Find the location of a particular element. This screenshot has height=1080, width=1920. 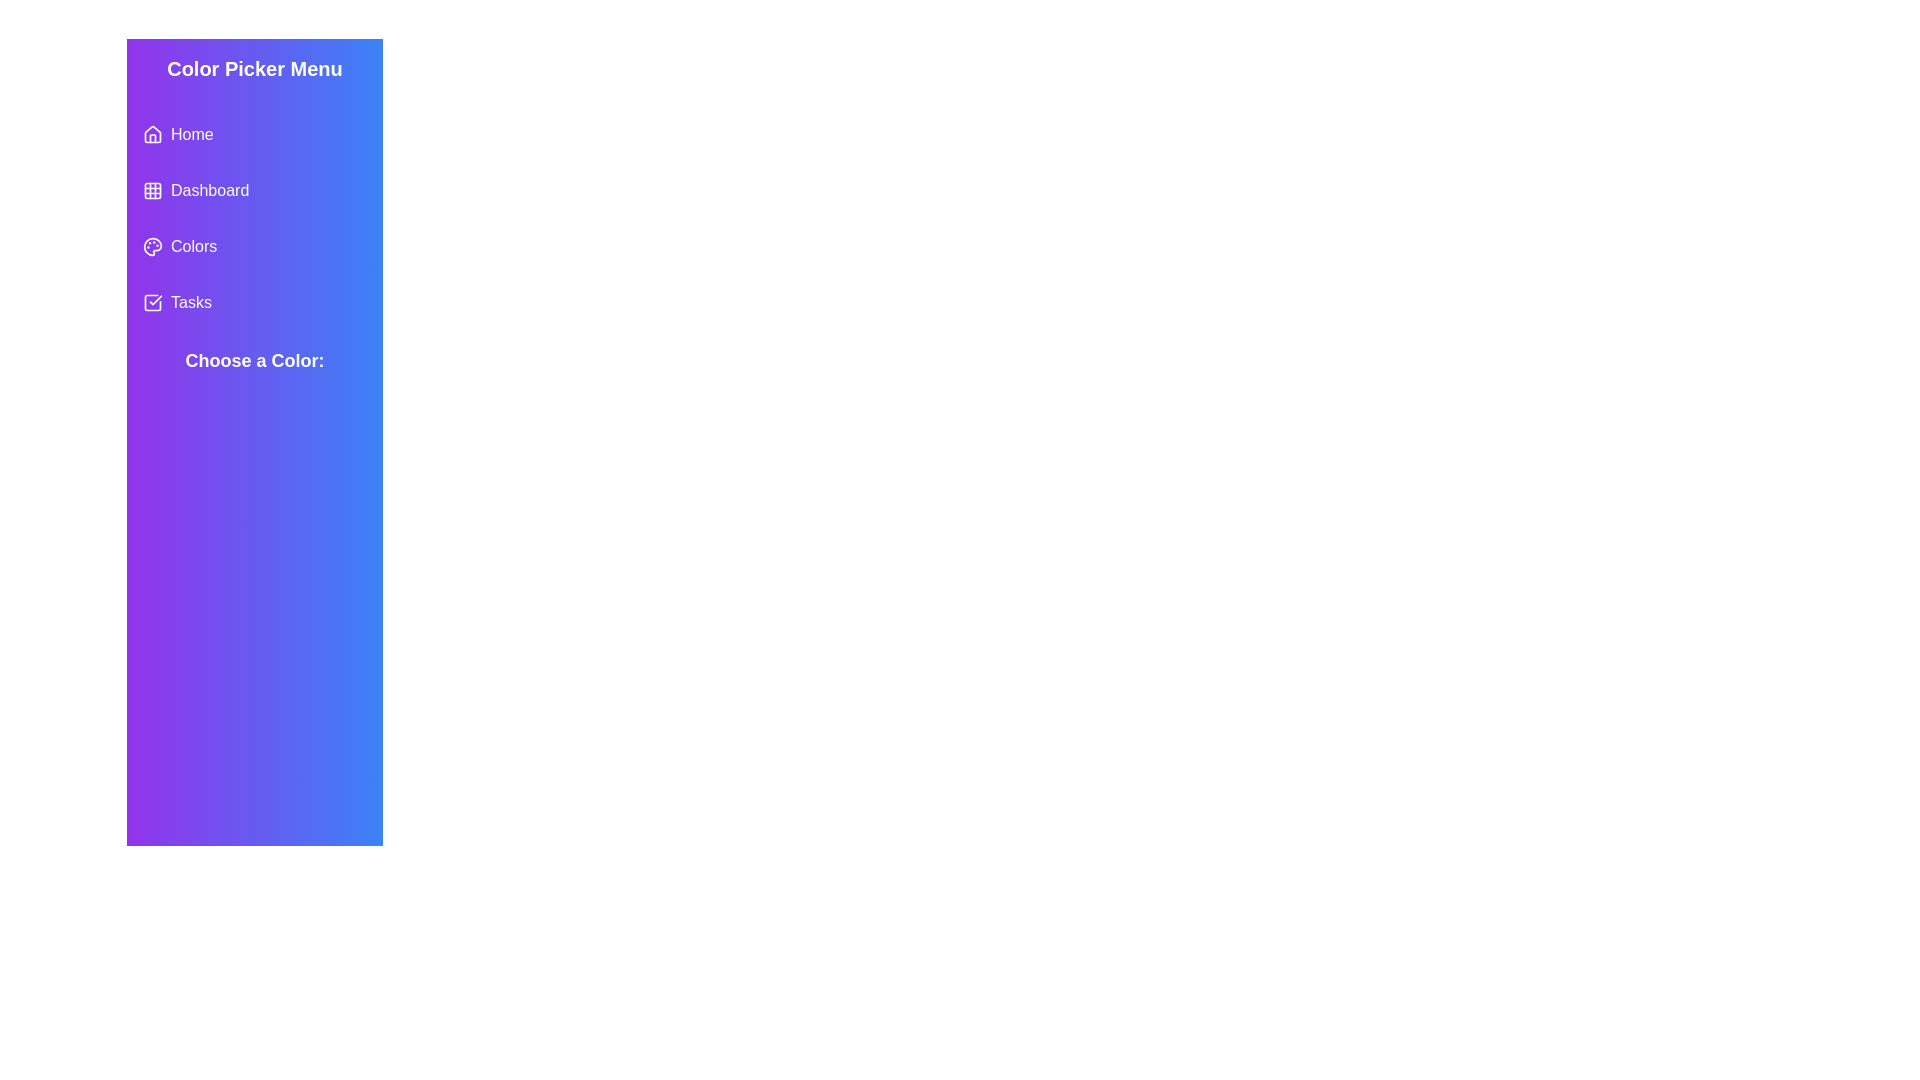

the 'Tasks' text label in the vertical menu on the purple and blue gradient sidebar is located at coordinates (191, 303).